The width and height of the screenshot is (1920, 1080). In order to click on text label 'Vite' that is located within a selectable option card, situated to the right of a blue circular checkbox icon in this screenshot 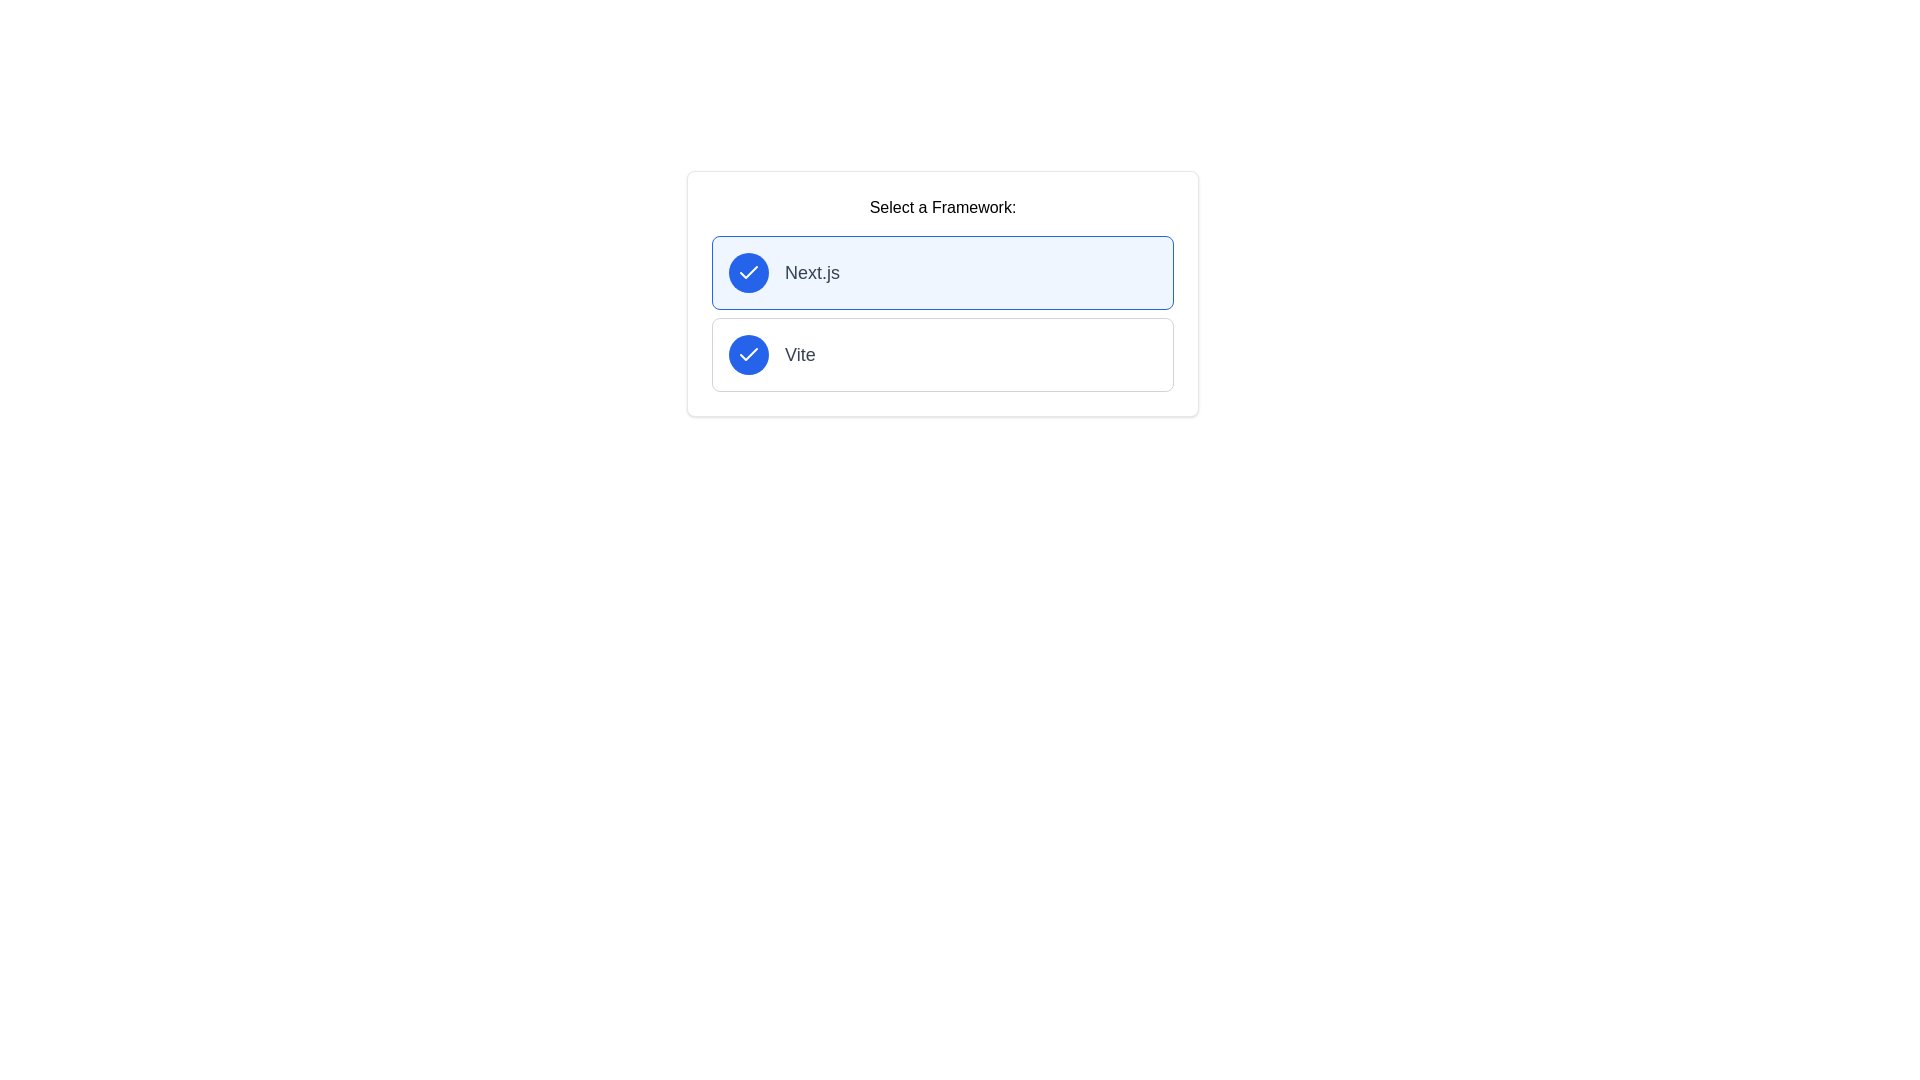, I will do `click(800, 353)`.